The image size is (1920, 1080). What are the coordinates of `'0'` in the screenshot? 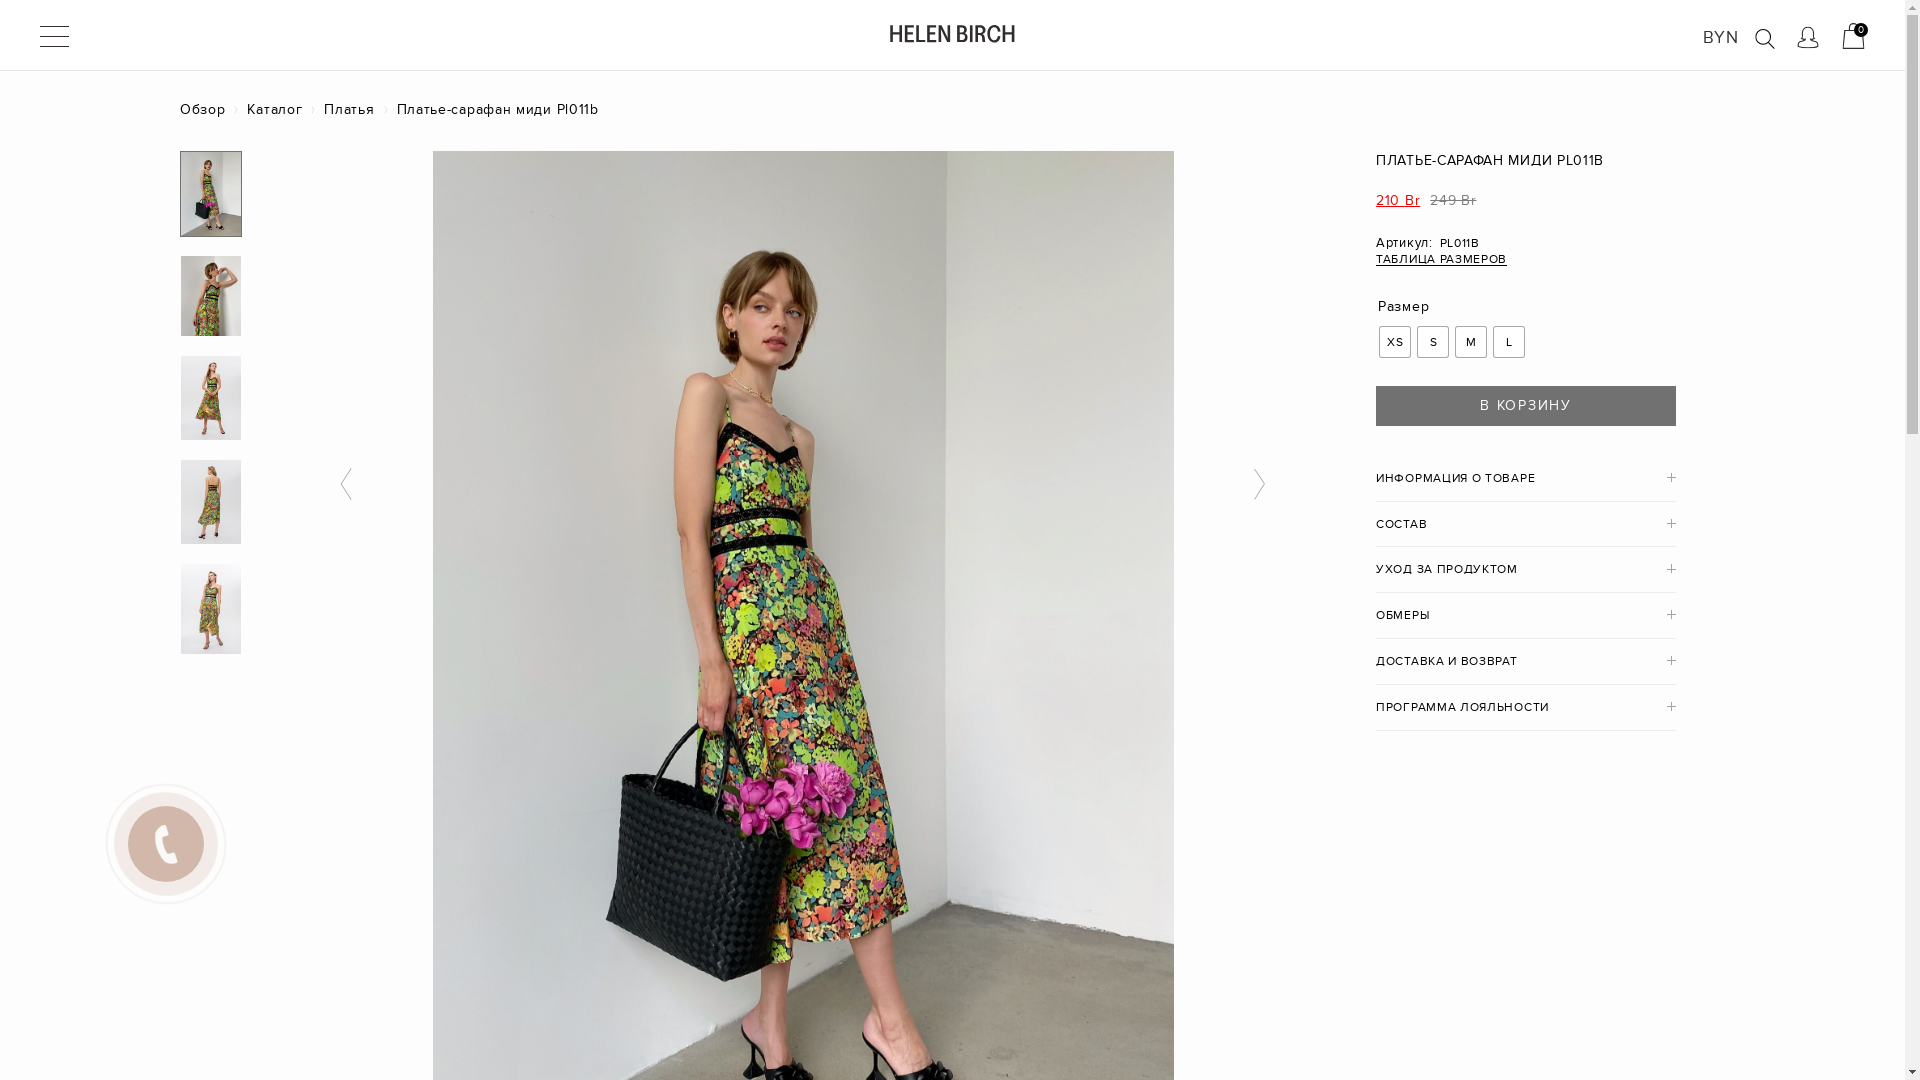 It's located at (1852, 35).